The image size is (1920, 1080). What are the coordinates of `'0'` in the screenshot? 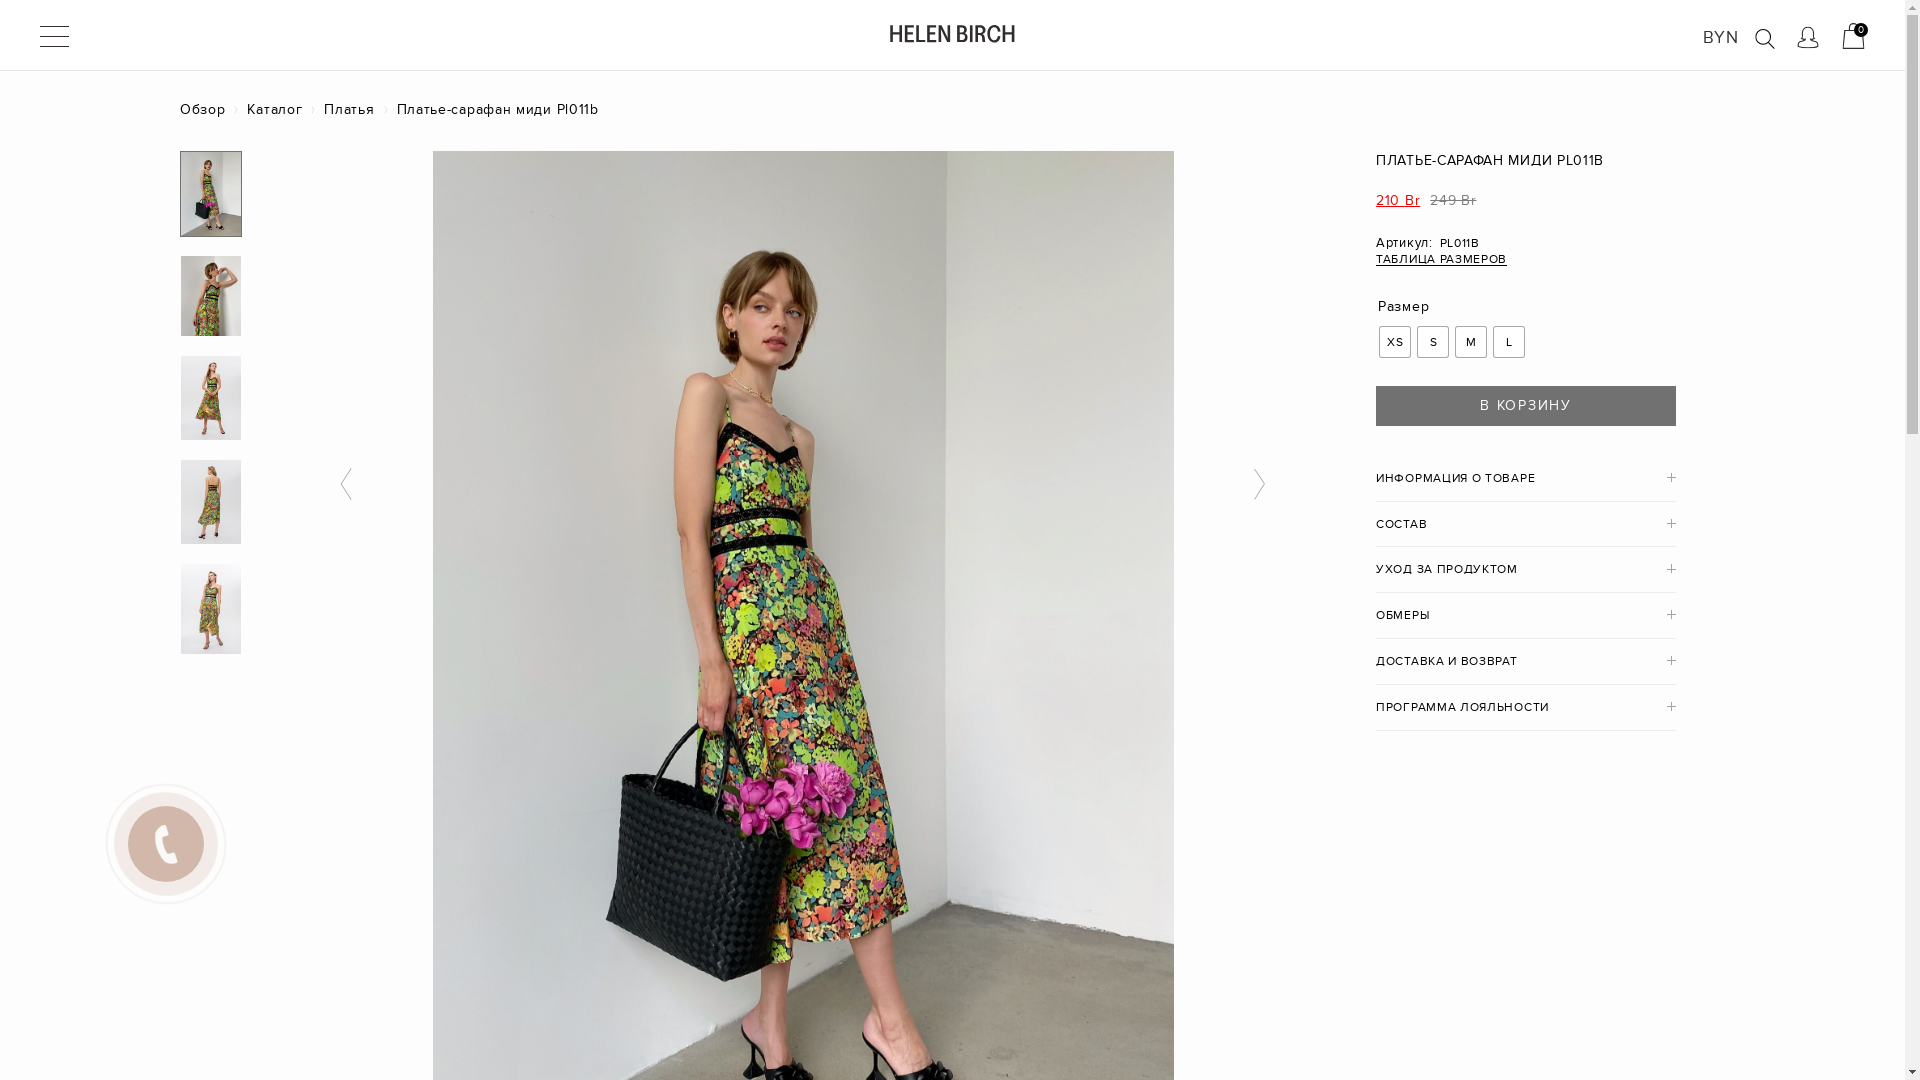 It's located at (1852, 35).